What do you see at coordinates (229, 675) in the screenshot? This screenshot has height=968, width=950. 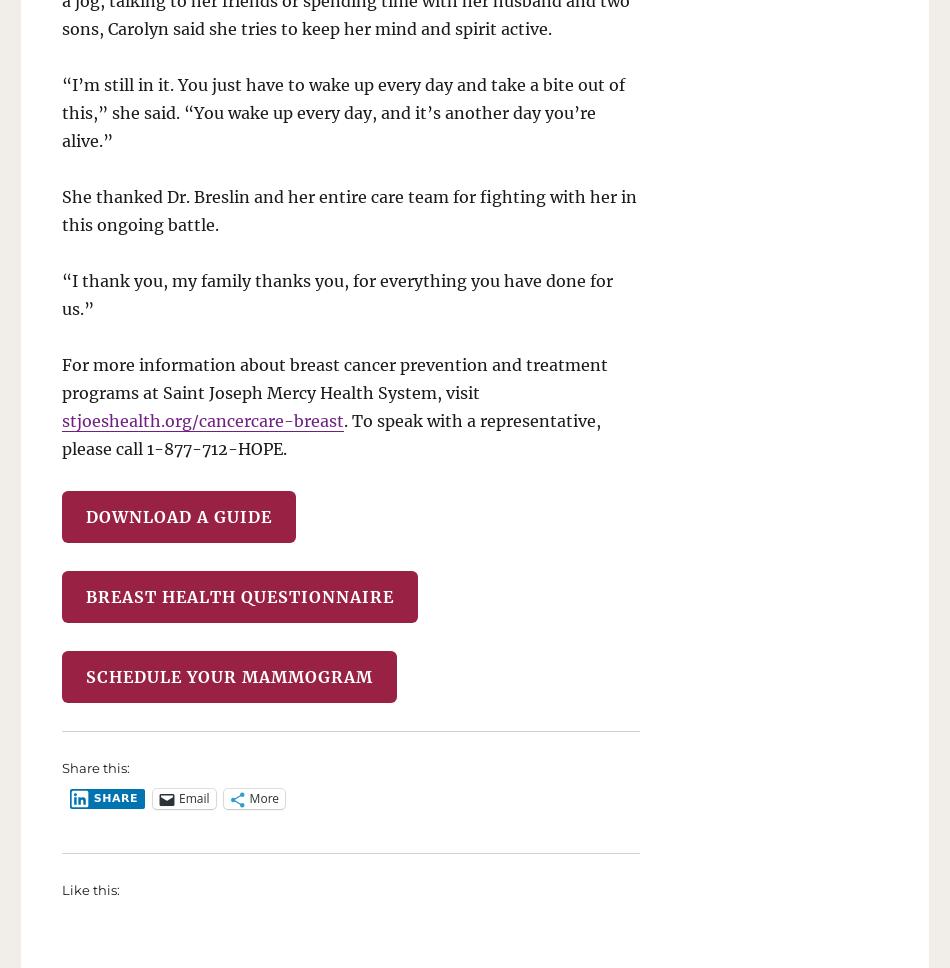 I see `'Schedule Your Mammogram'` at bounding box center [229, 675].